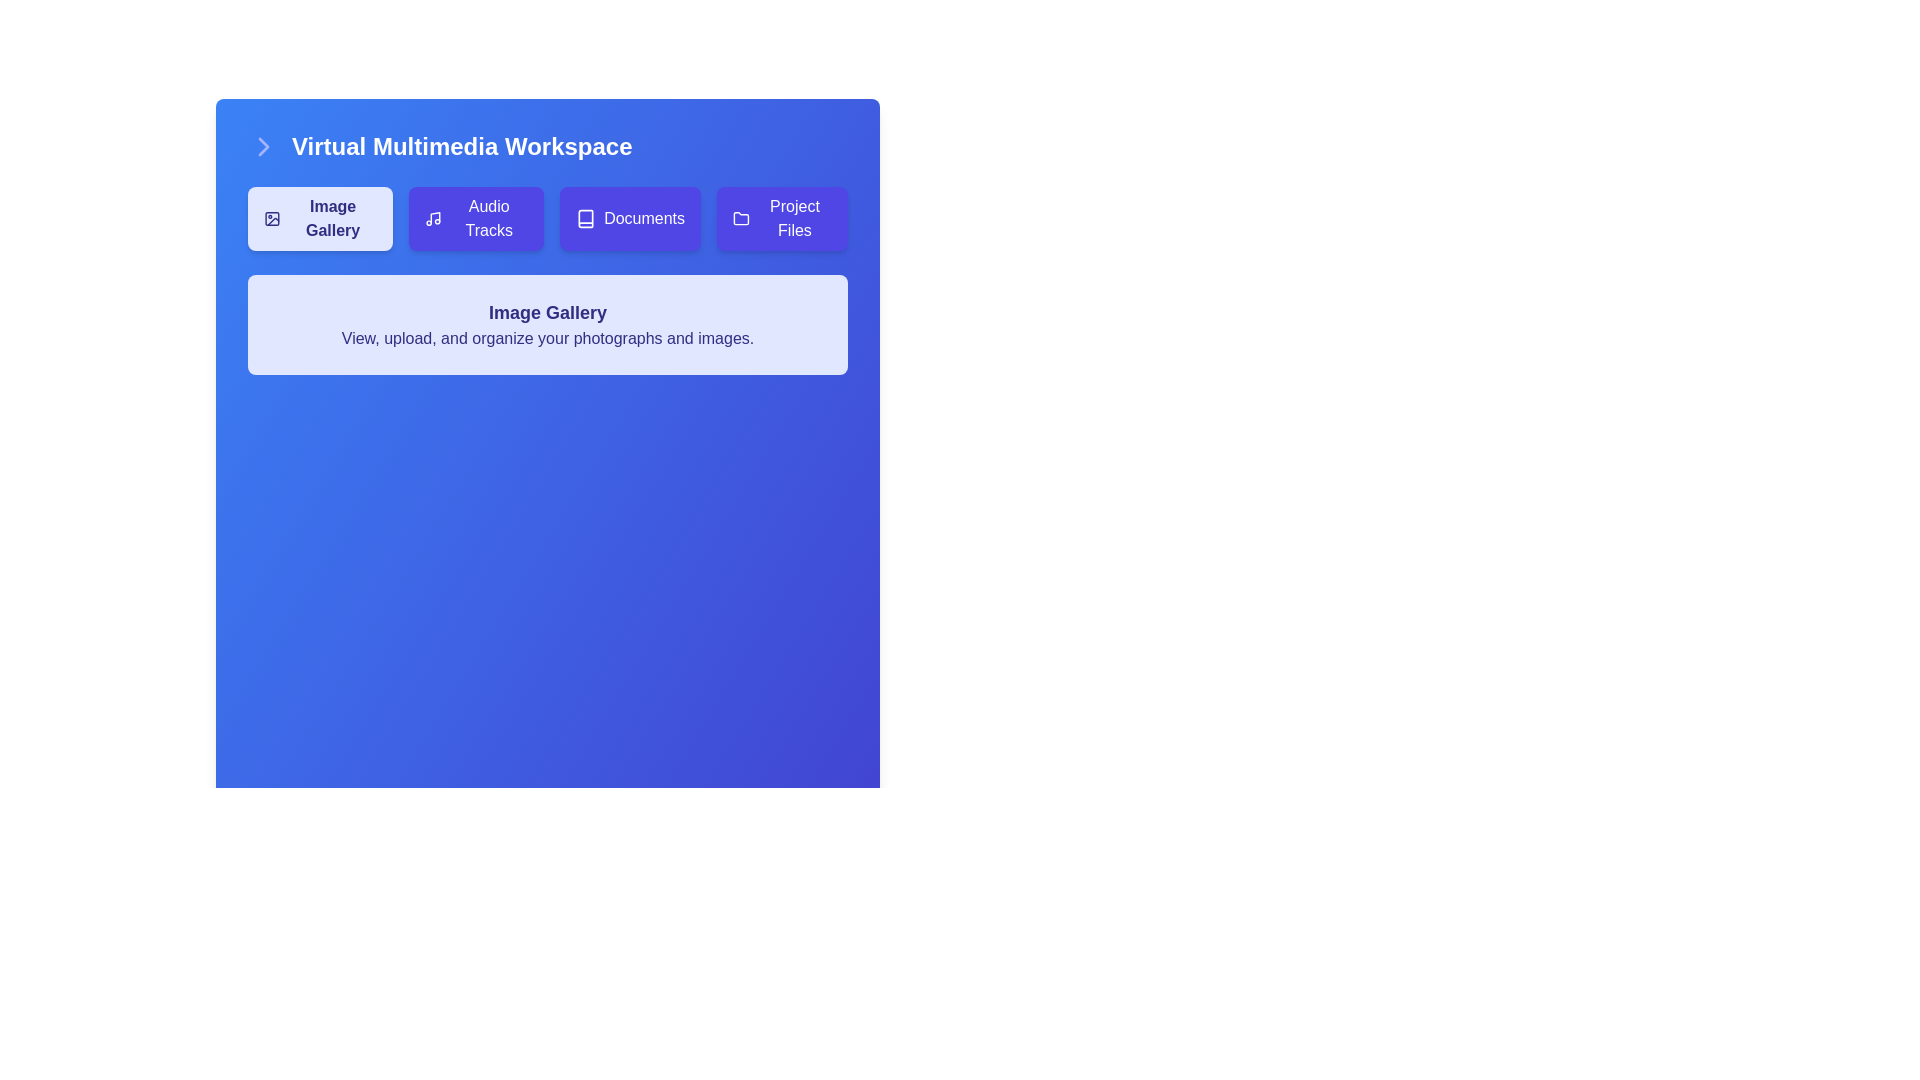  I want to click on the chevron arrow icon located in the upper-left corner of the title bar containing 'Virtual Multimedia Workspace', so click(263, 145).